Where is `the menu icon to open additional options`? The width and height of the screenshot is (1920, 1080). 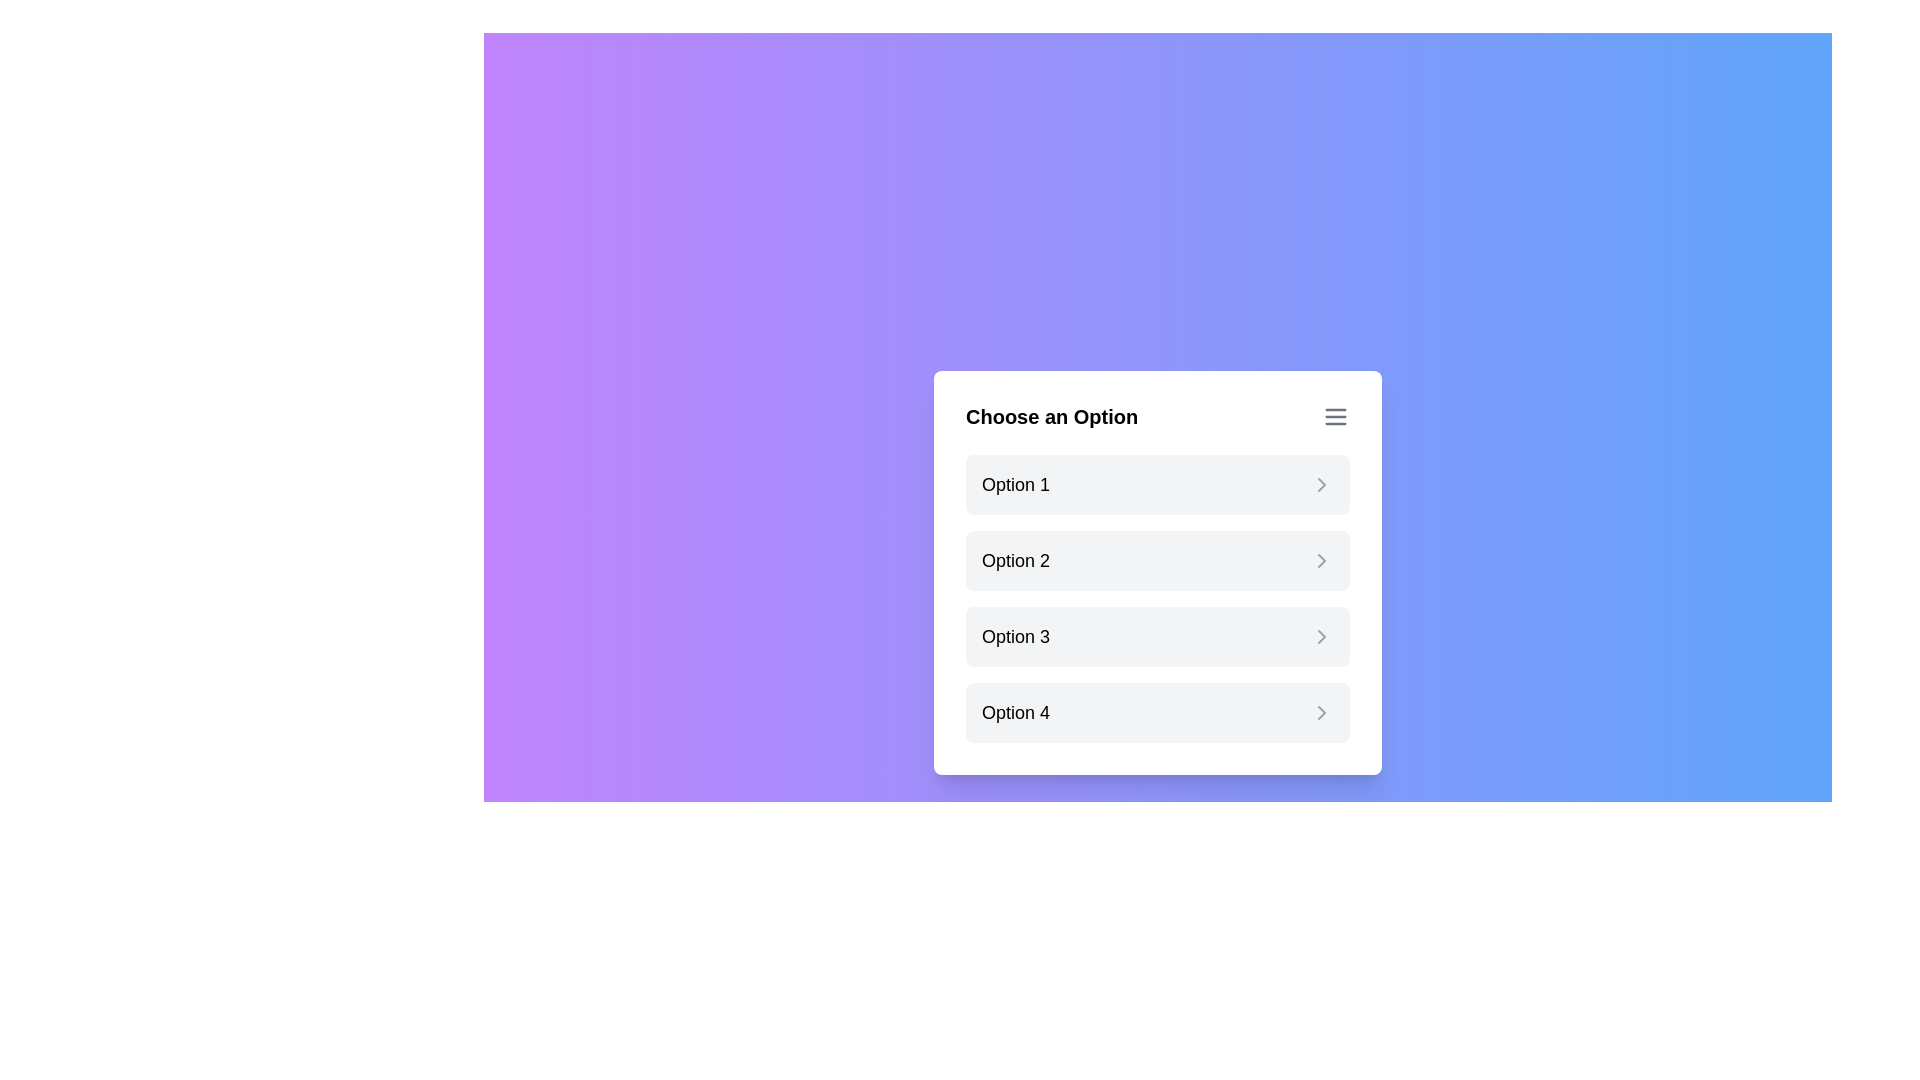
the menu icon to open additional options is located at coordinates (1335, 415).